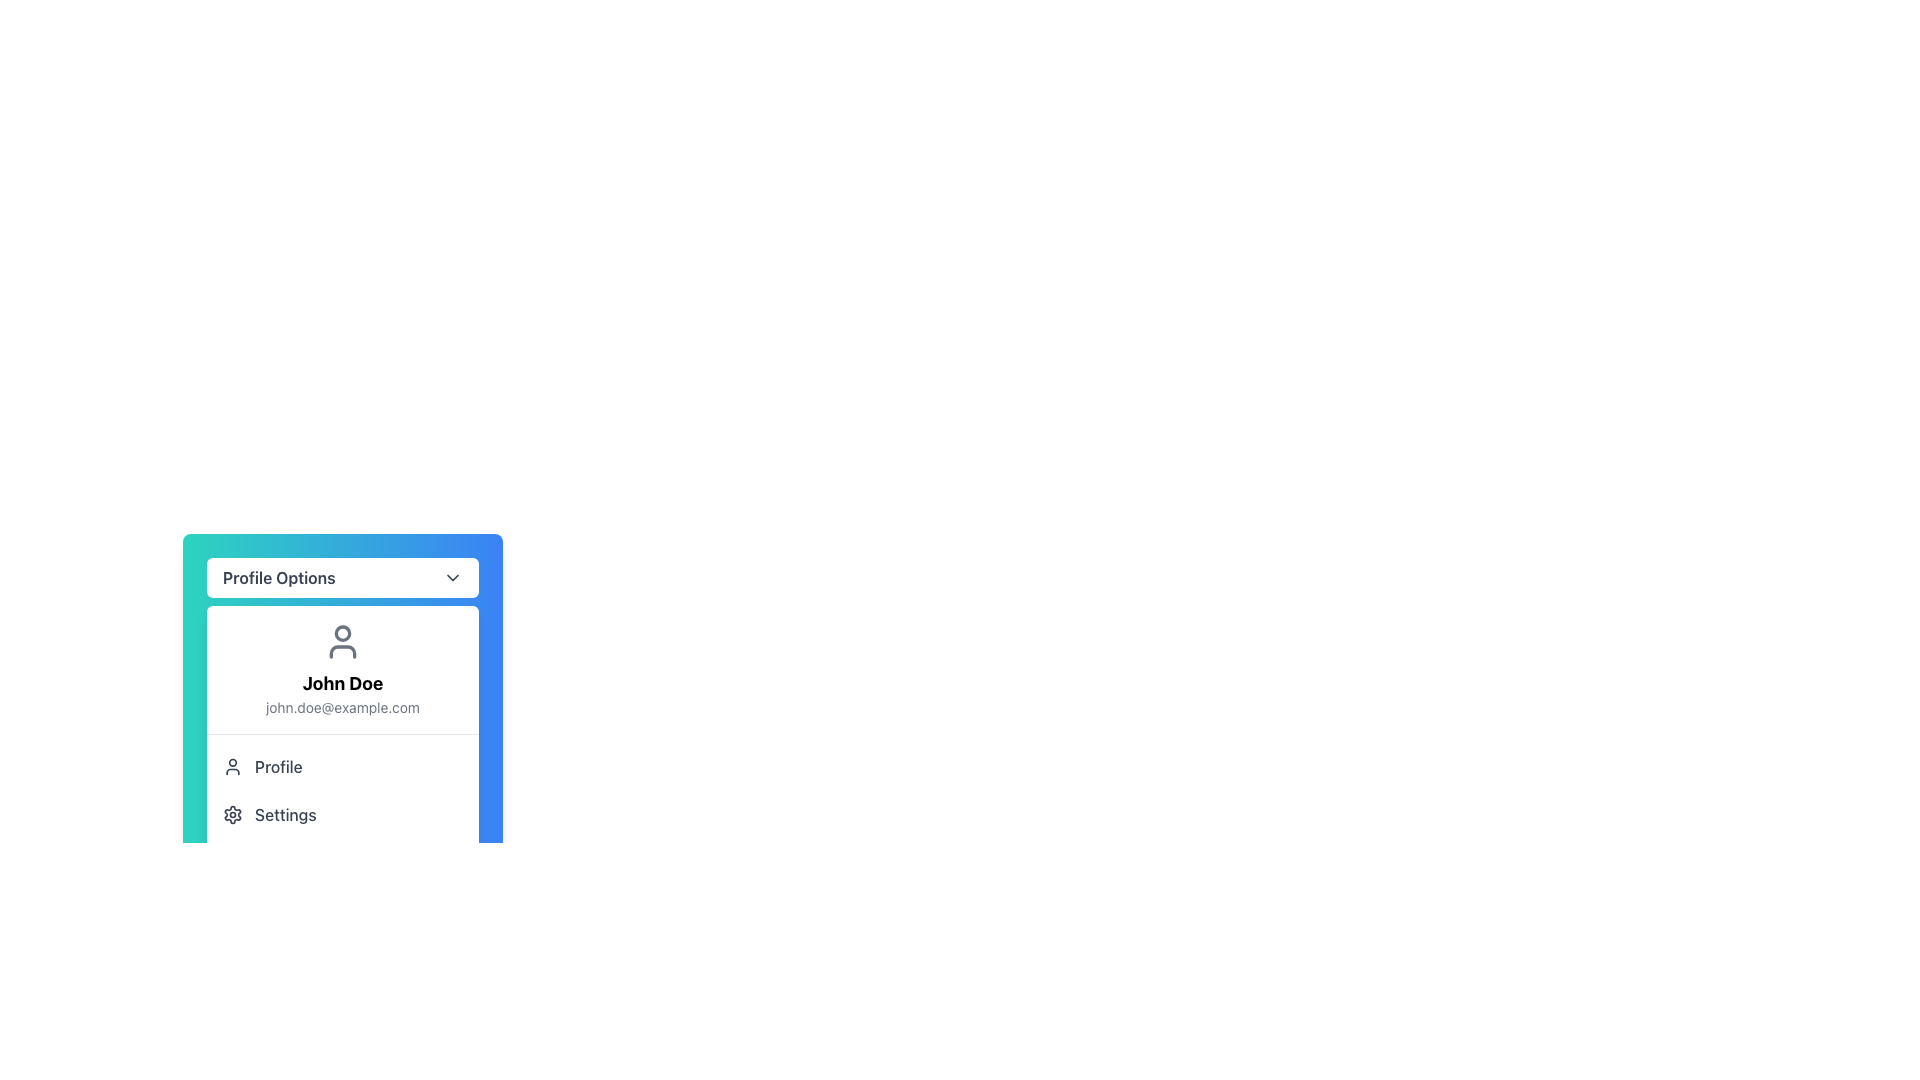  Describe the element at coordinates (233, 814) in the screenshot. I see `the gear-shaped settings icon located next to the 'Settings' text in the dropdown menu` at that location.